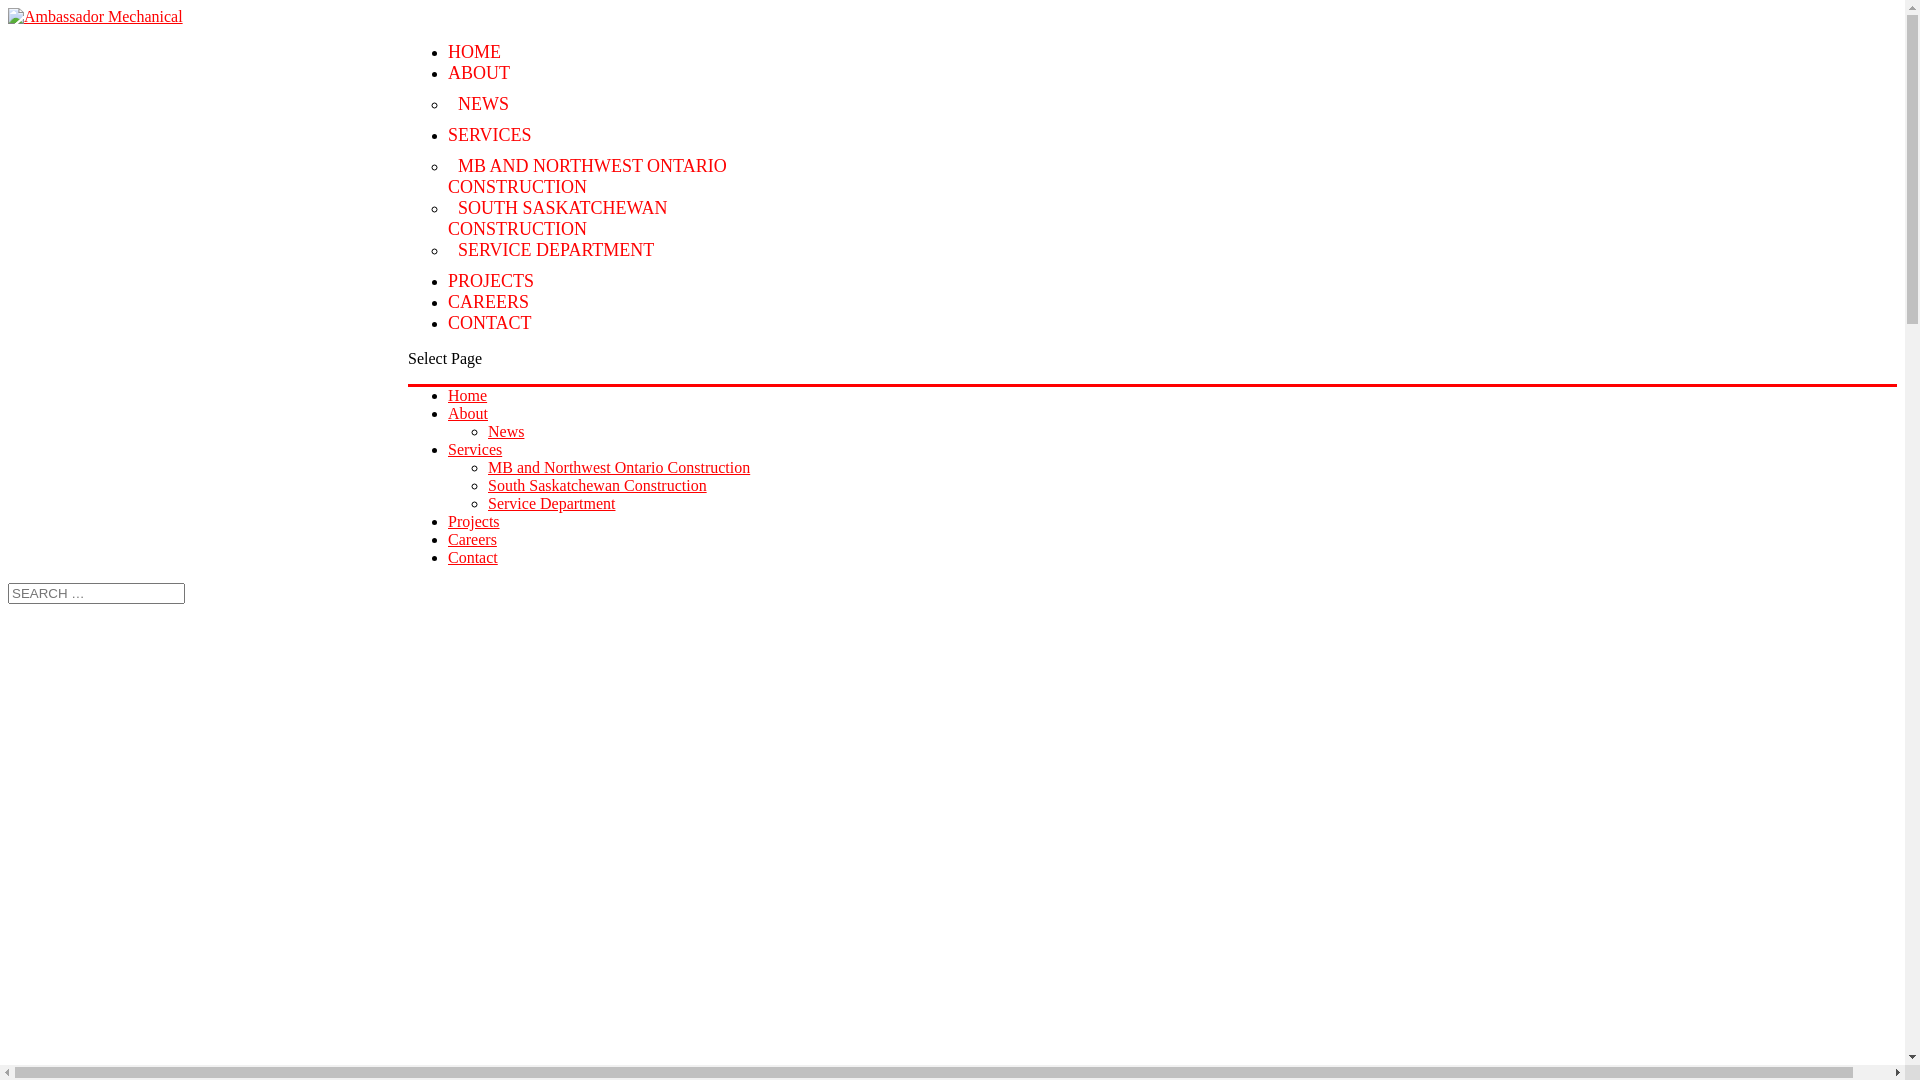 This screenshot has height=1080, width=1920. I want to click on 'Contact', so click(472, 557).